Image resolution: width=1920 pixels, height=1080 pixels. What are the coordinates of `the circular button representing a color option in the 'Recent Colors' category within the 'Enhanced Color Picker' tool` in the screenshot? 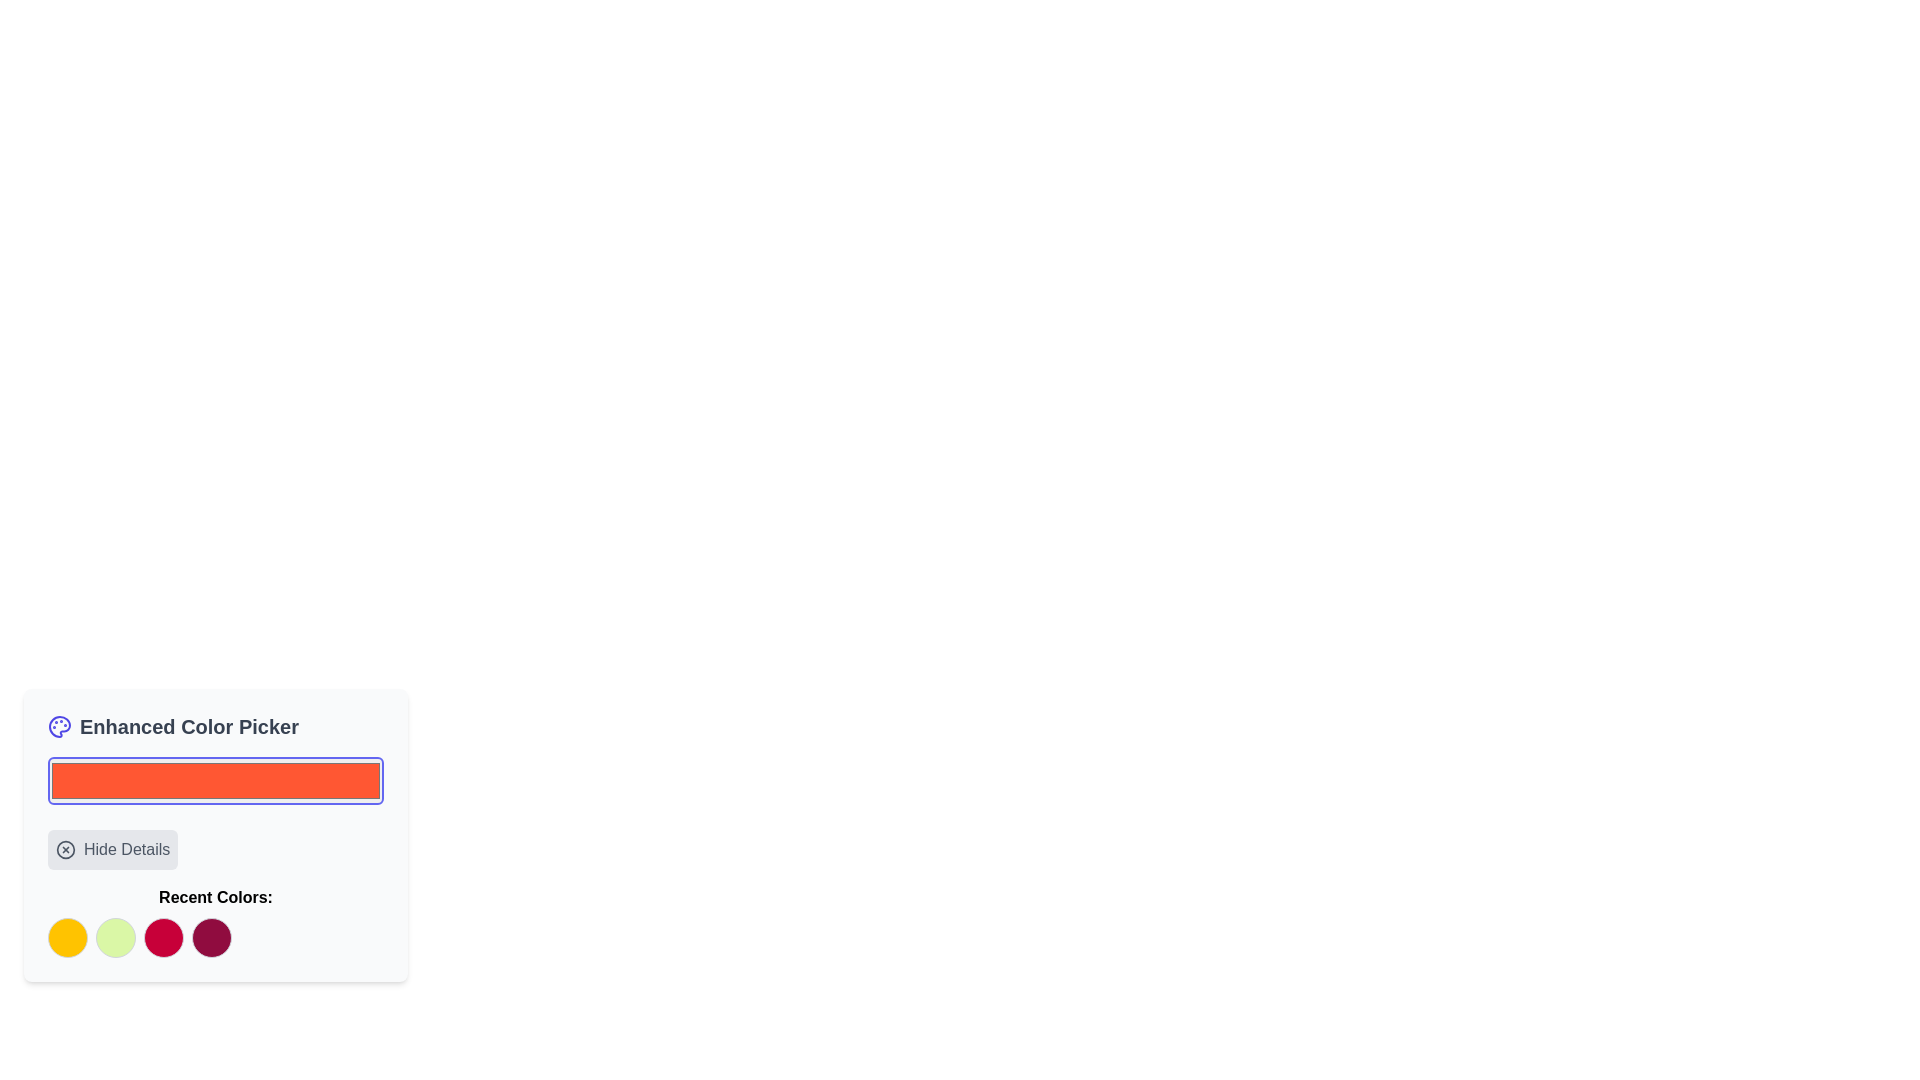 It's located at (114, 937).